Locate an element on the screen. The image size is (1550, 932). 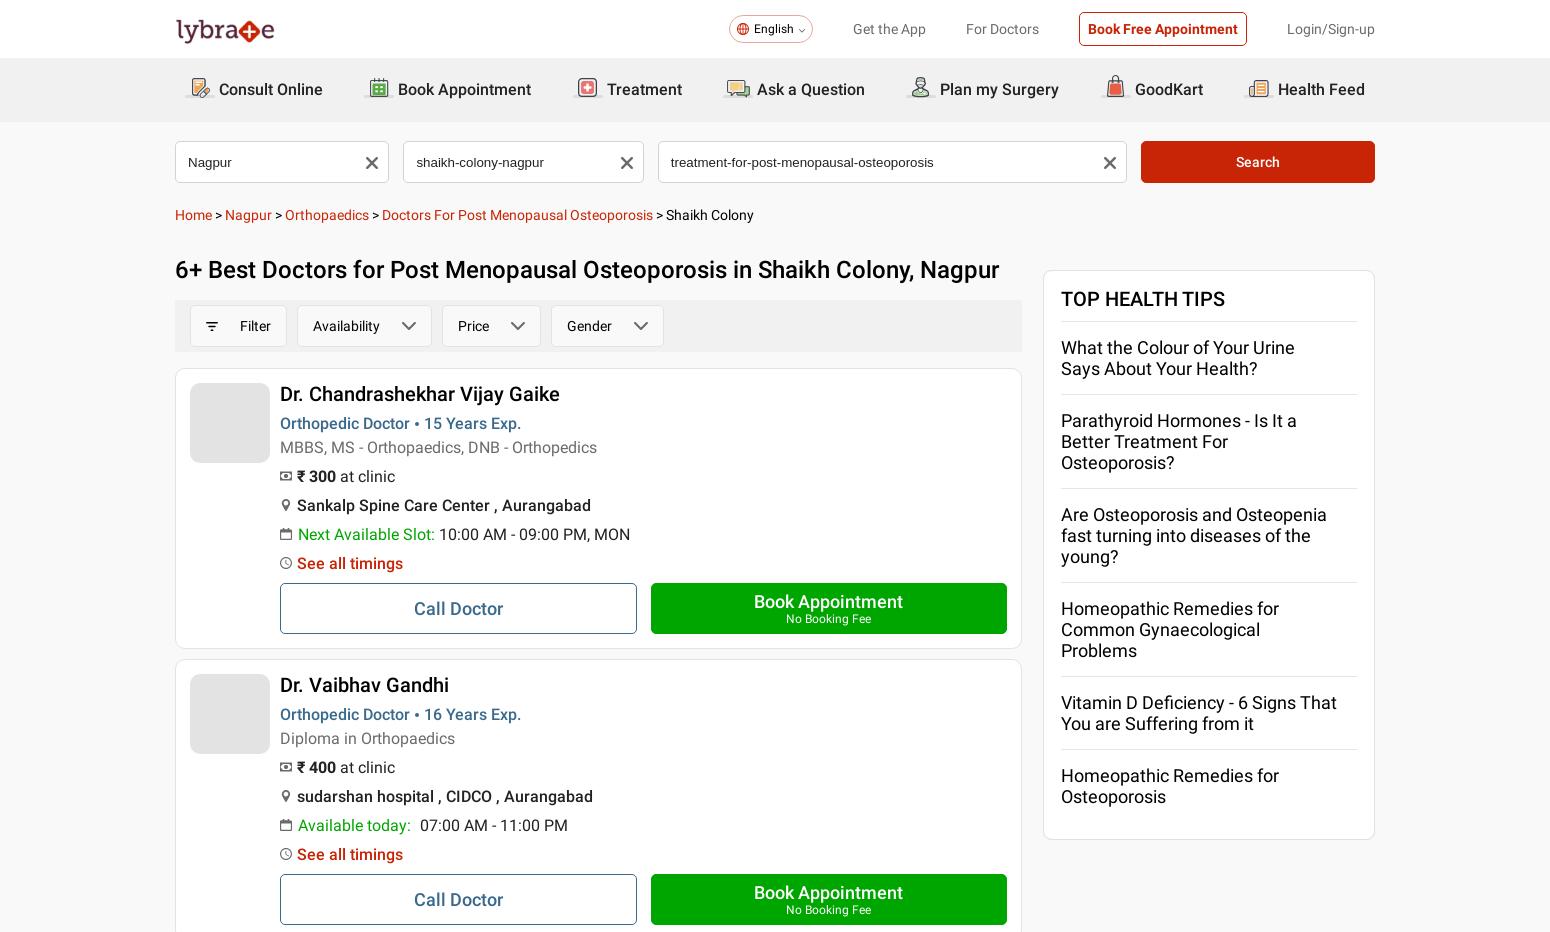
'TOP HEALTH TIPS' is located at coordinates (1141, 298).